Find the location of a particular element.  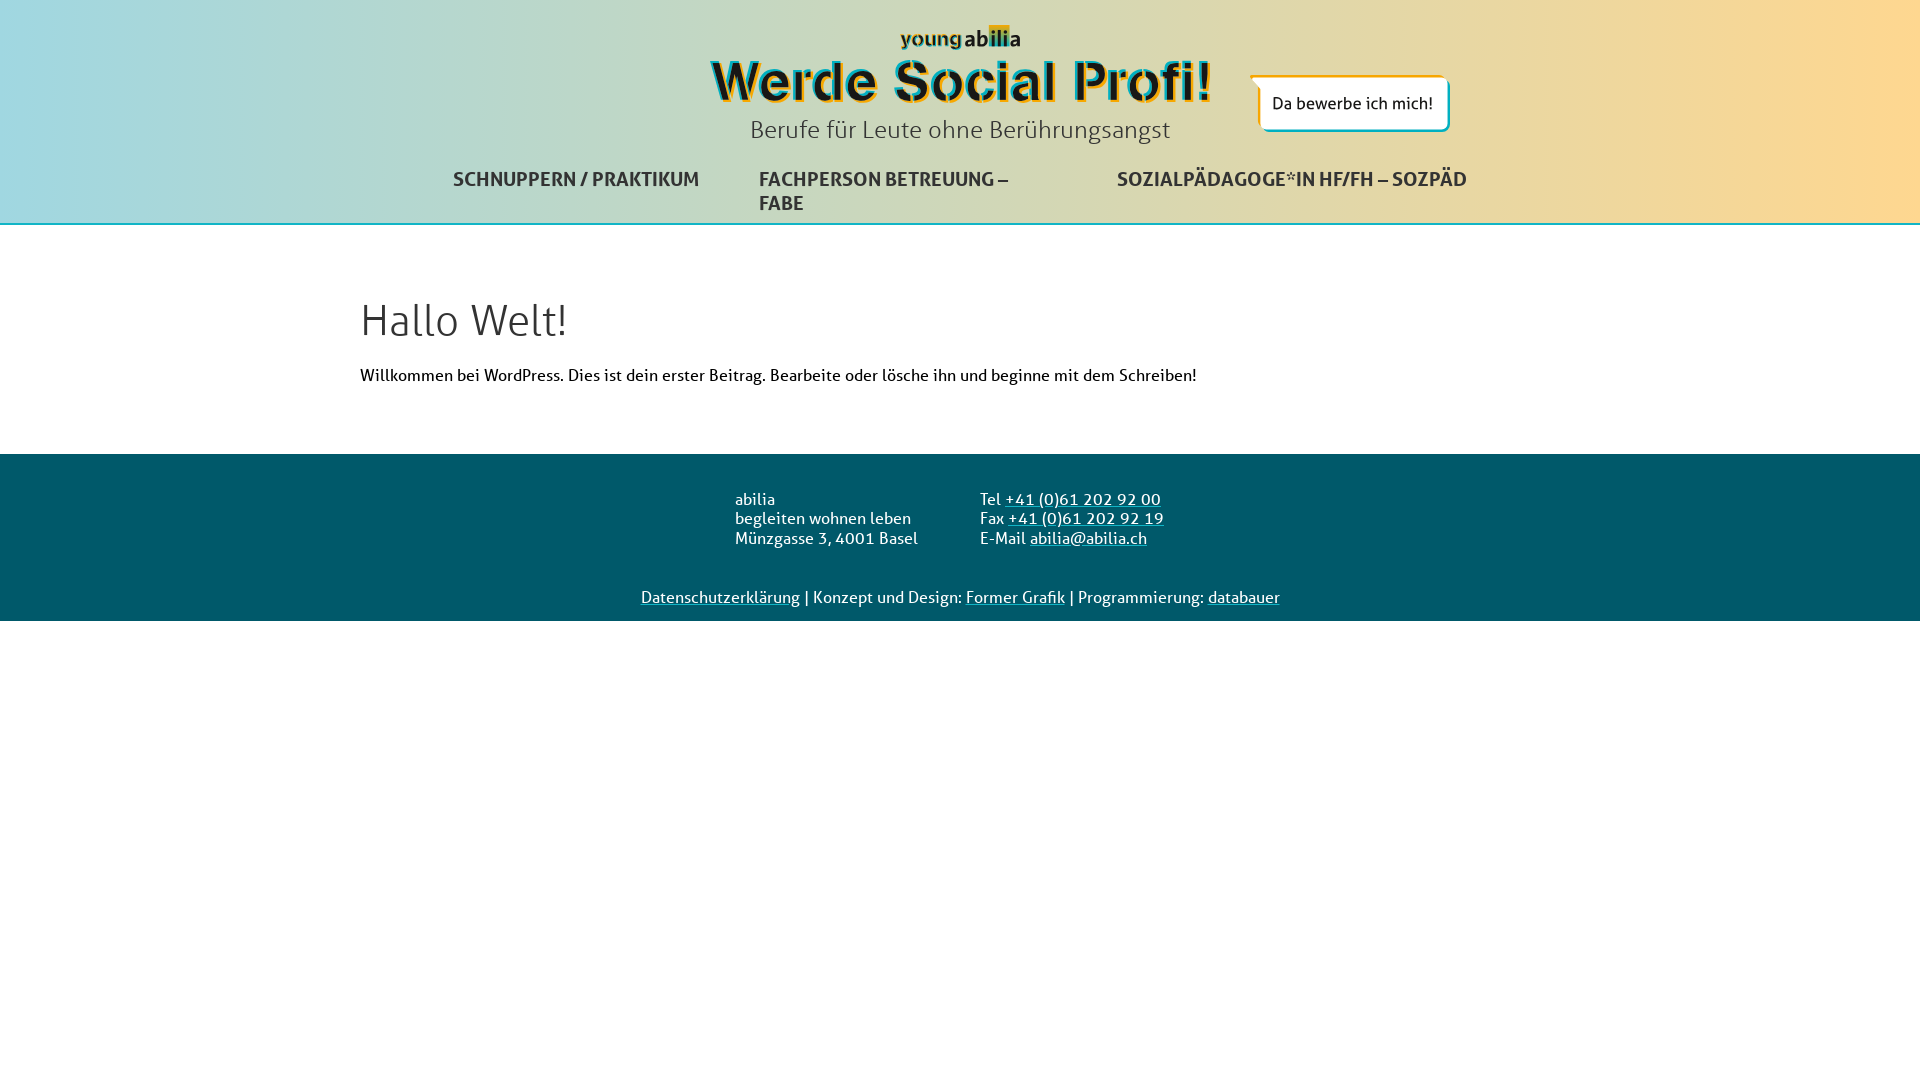

'abilia@abilia.ch' is located at coordinates (1087, 536).